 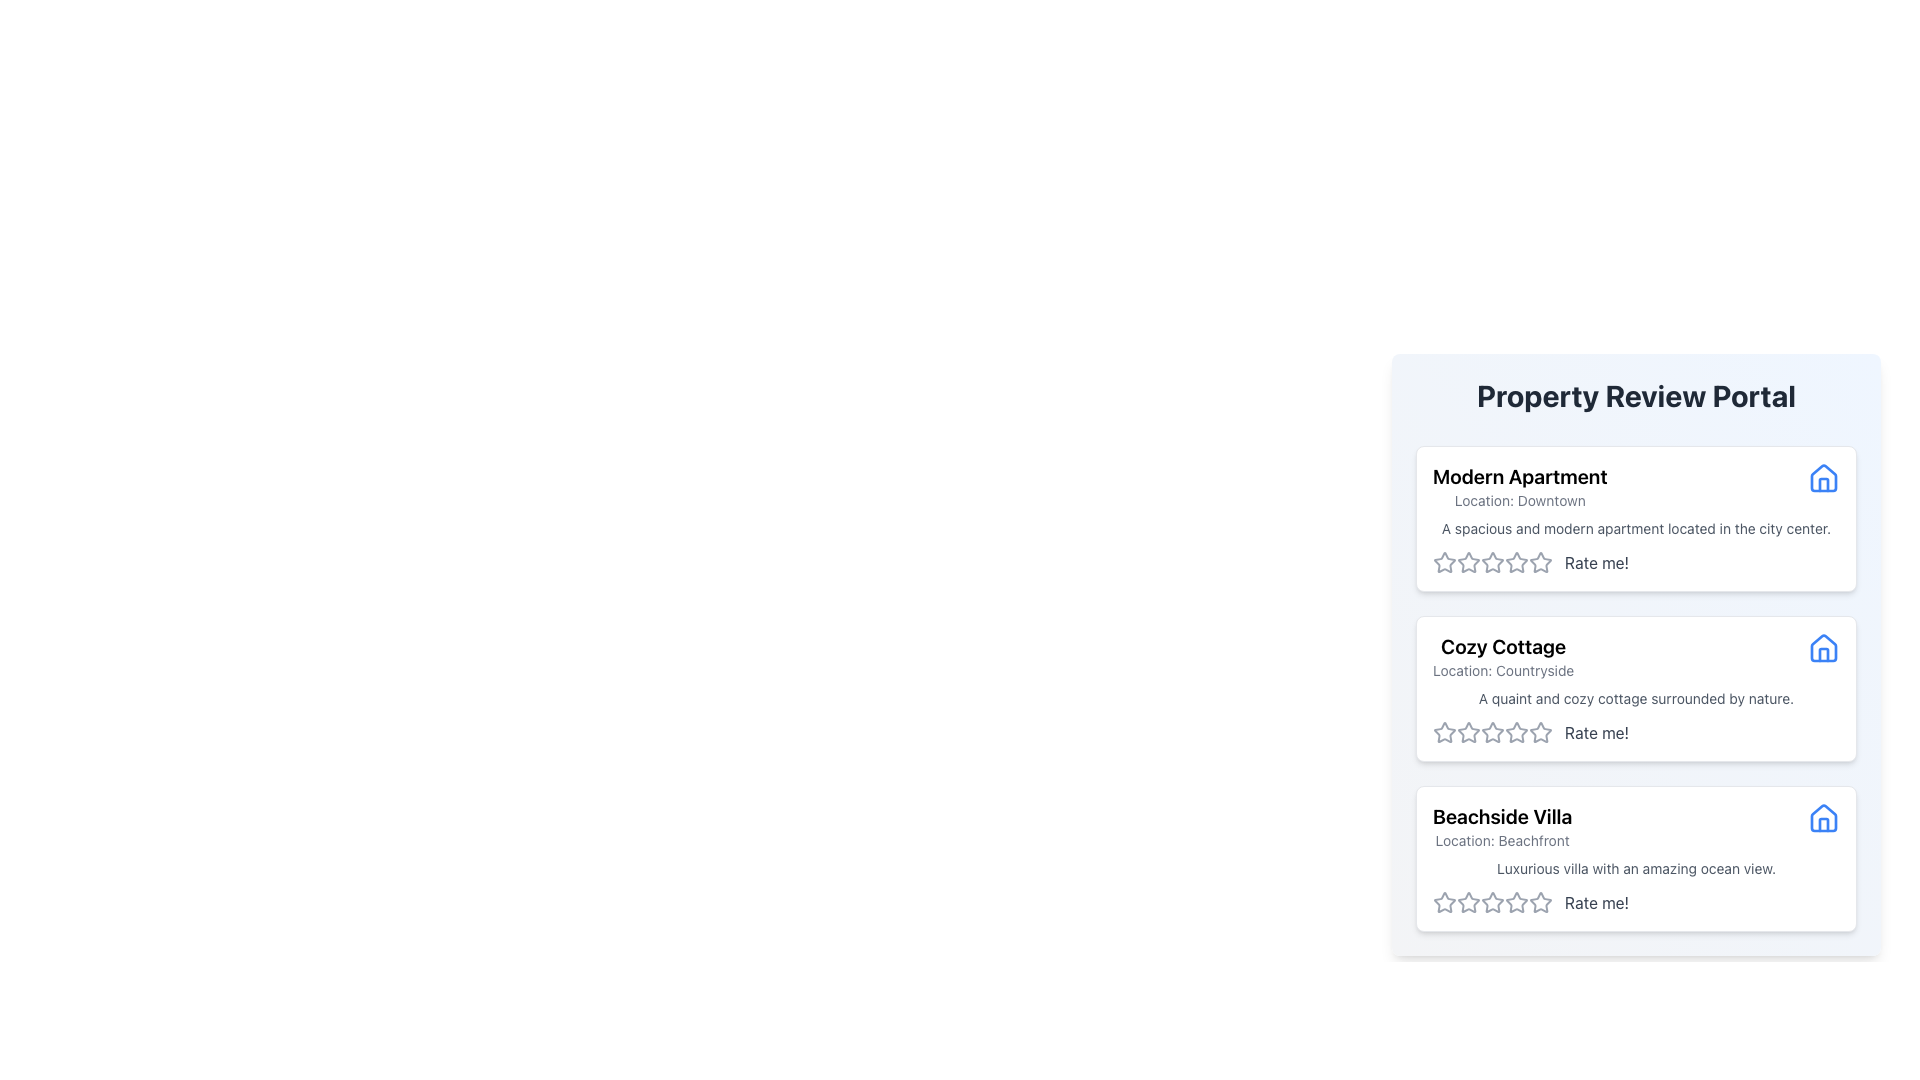 I want to click on the descriptive text label for the rating system located on the far right of the review section for the 'Cozy Cottage' property in the 'Property Review Portal' interface, so click(x=1596, y=732).